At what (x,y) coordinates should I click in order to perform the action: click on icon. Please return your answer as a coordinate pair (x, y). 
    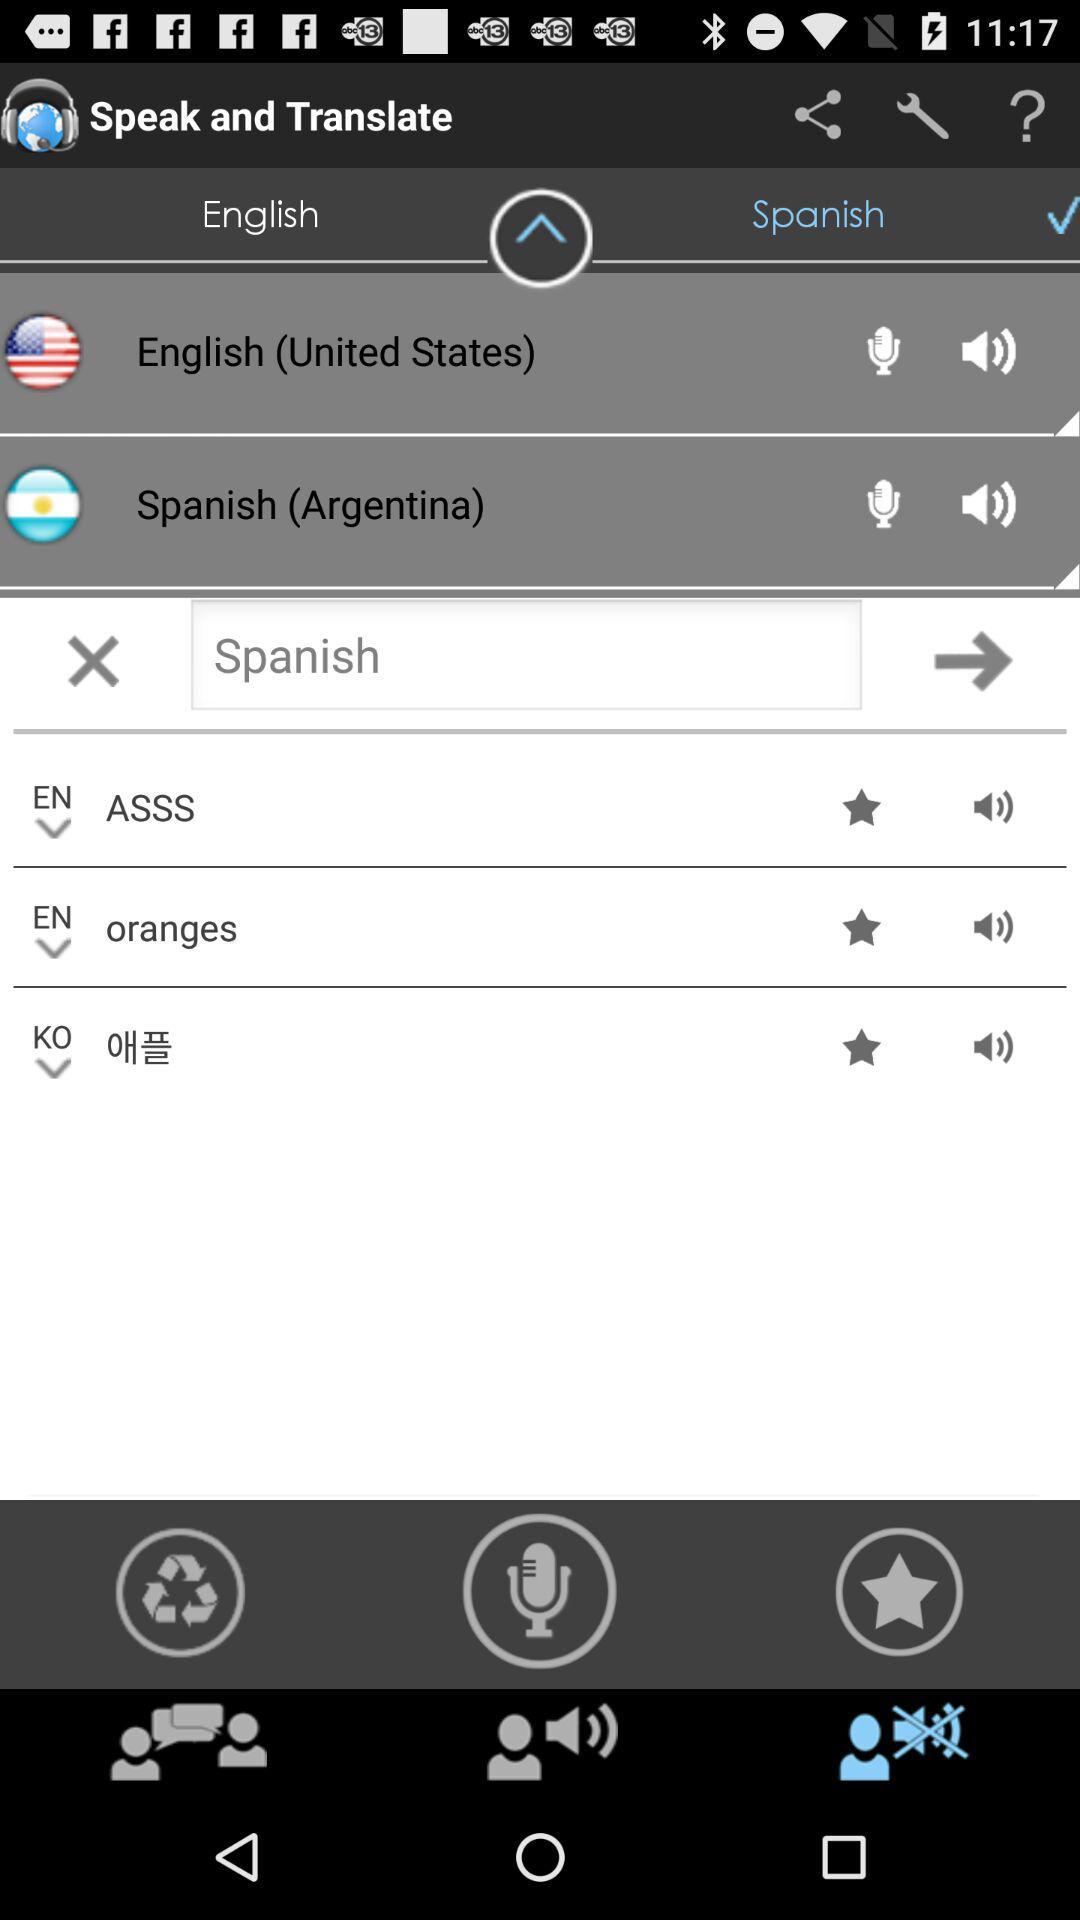
    Looking at the image, I should click on (188, 1740).